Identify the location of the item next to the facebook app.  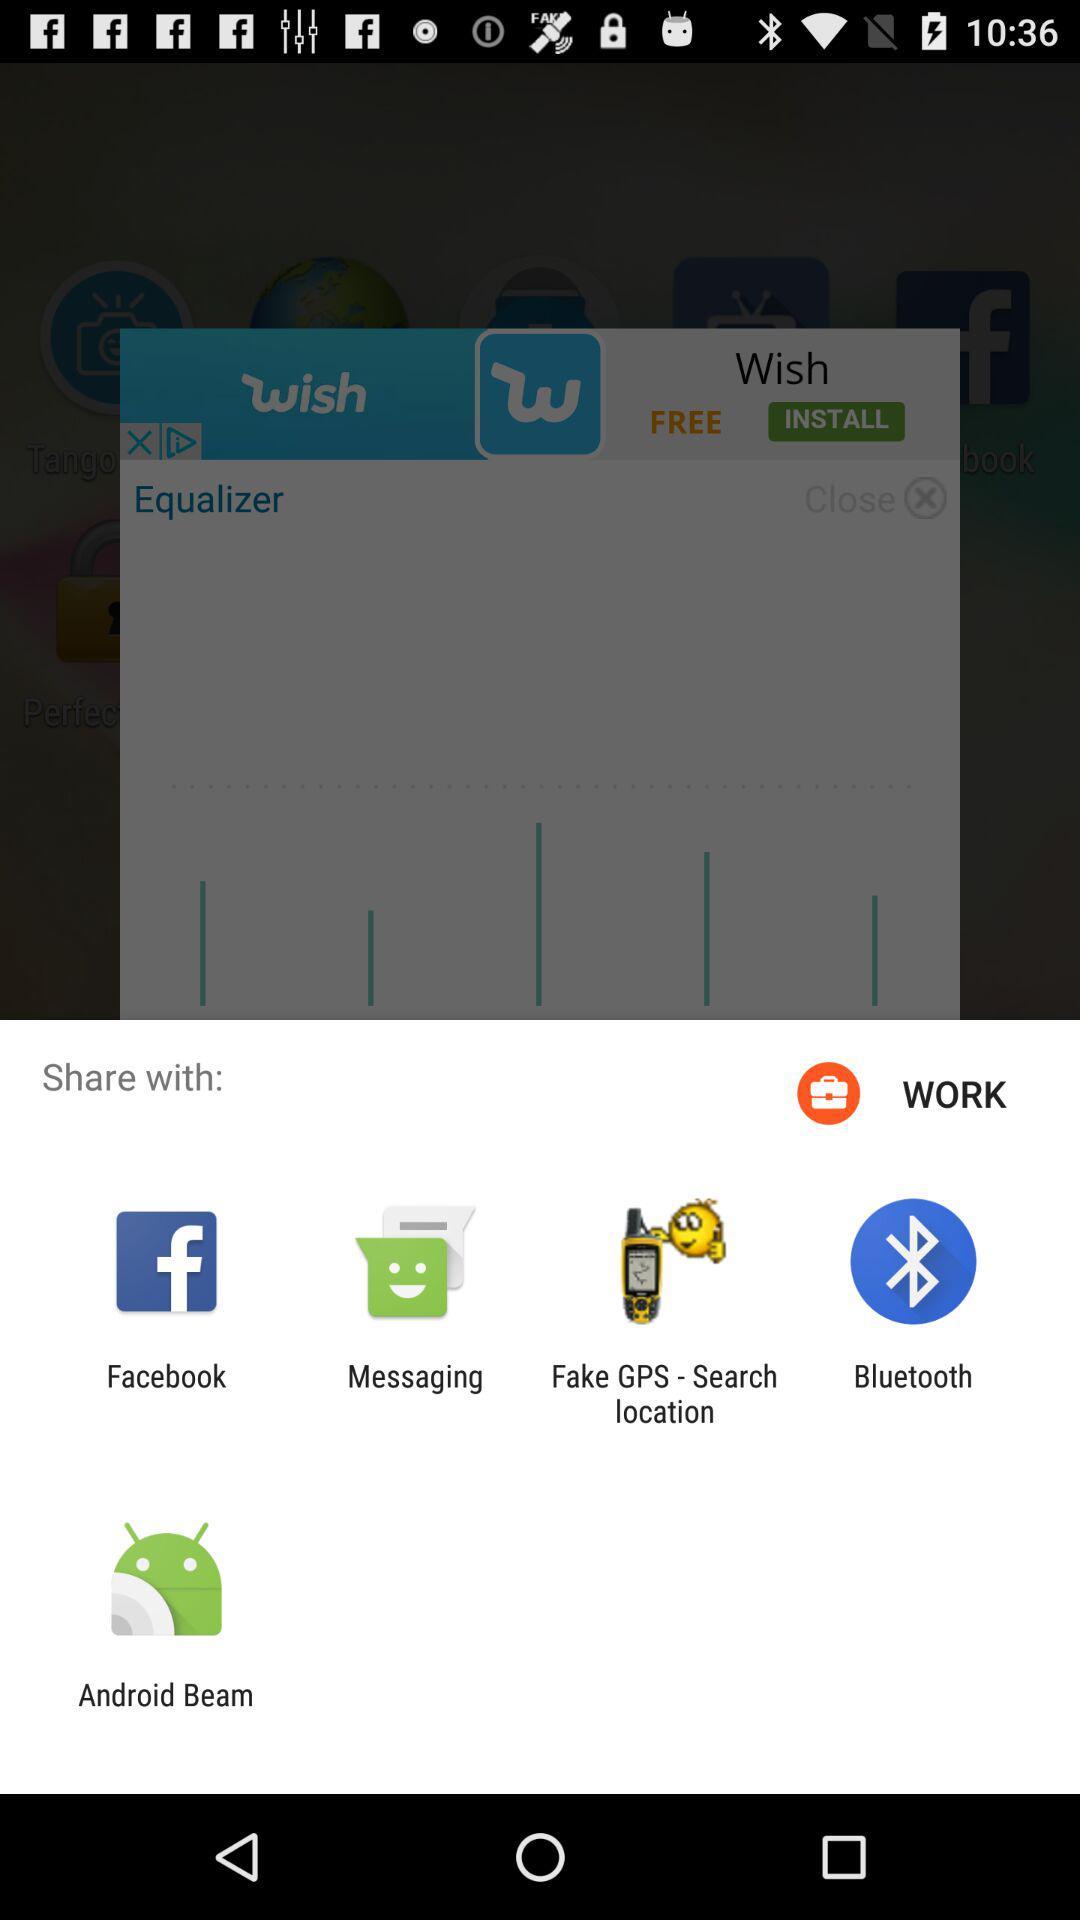
(414, 1392).